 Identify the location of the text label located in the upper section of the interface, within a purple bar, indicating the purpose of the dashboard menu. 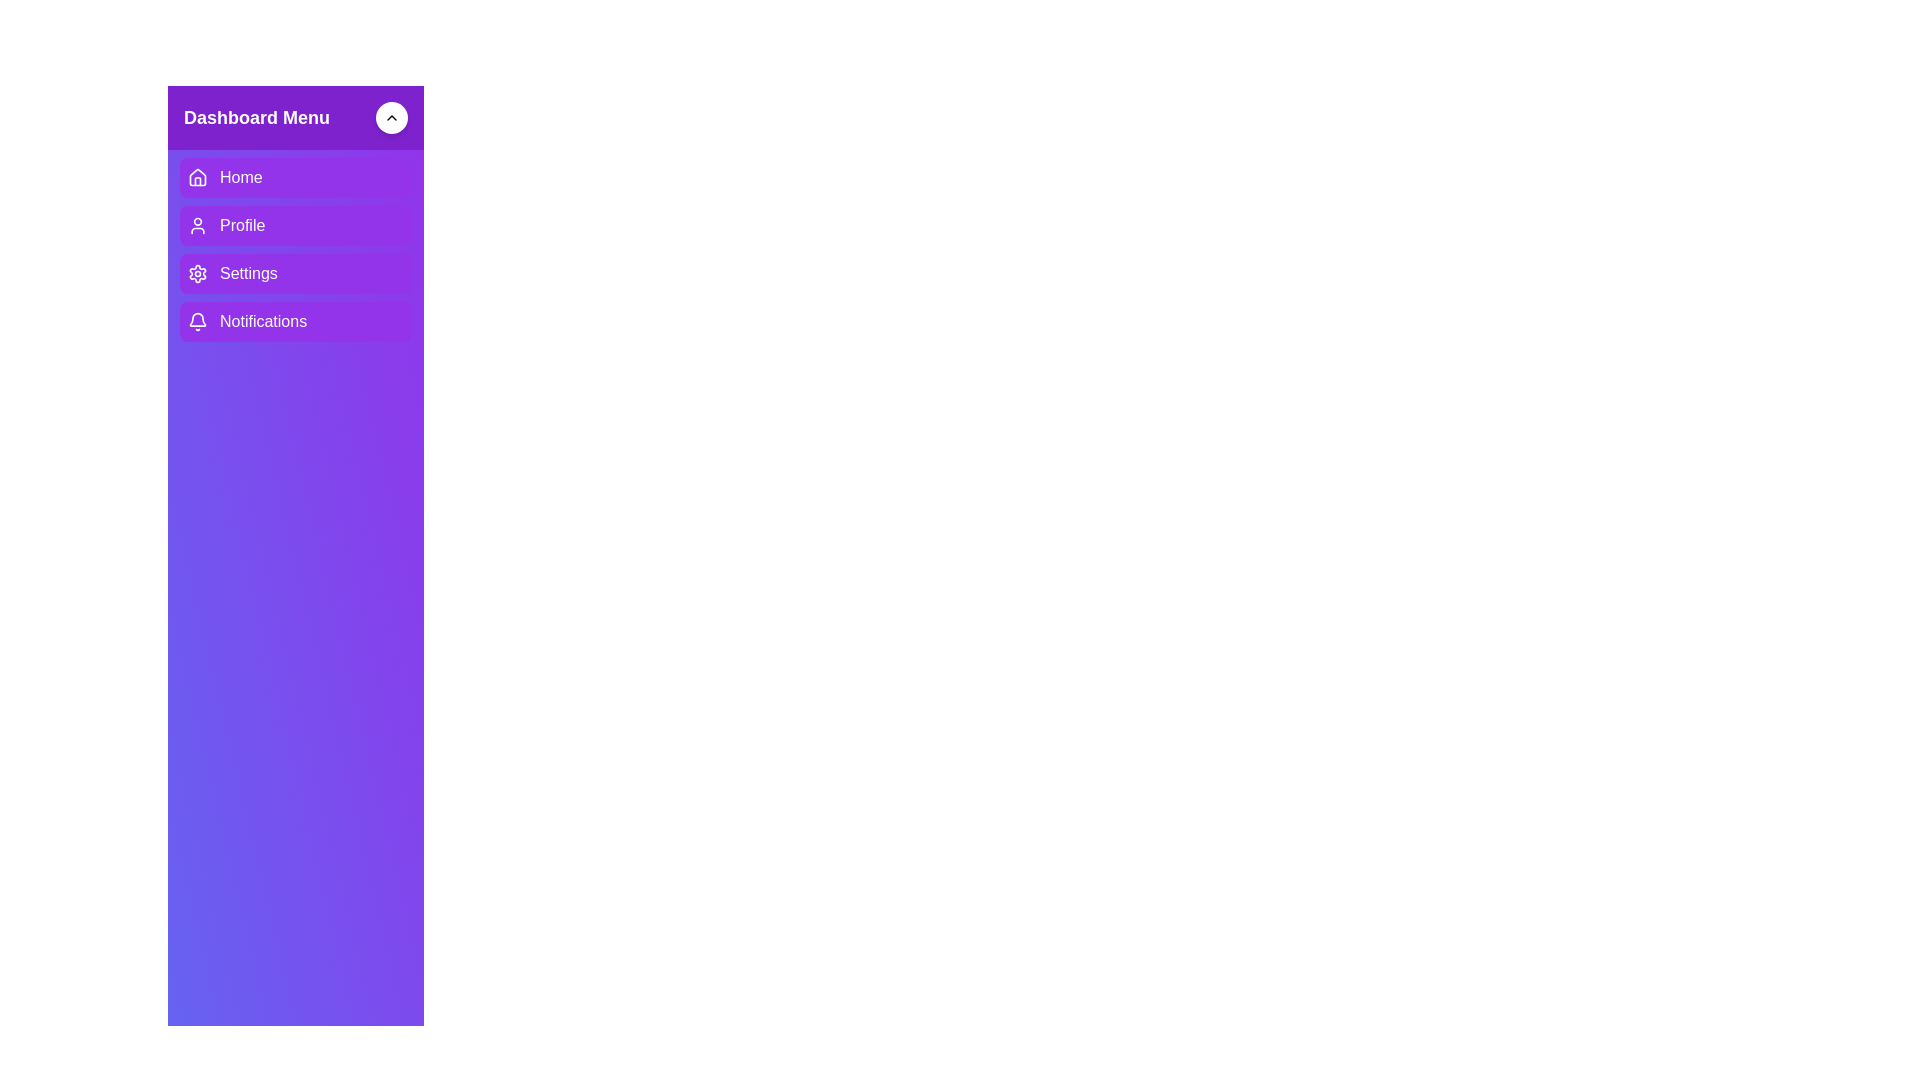
(256, 118).